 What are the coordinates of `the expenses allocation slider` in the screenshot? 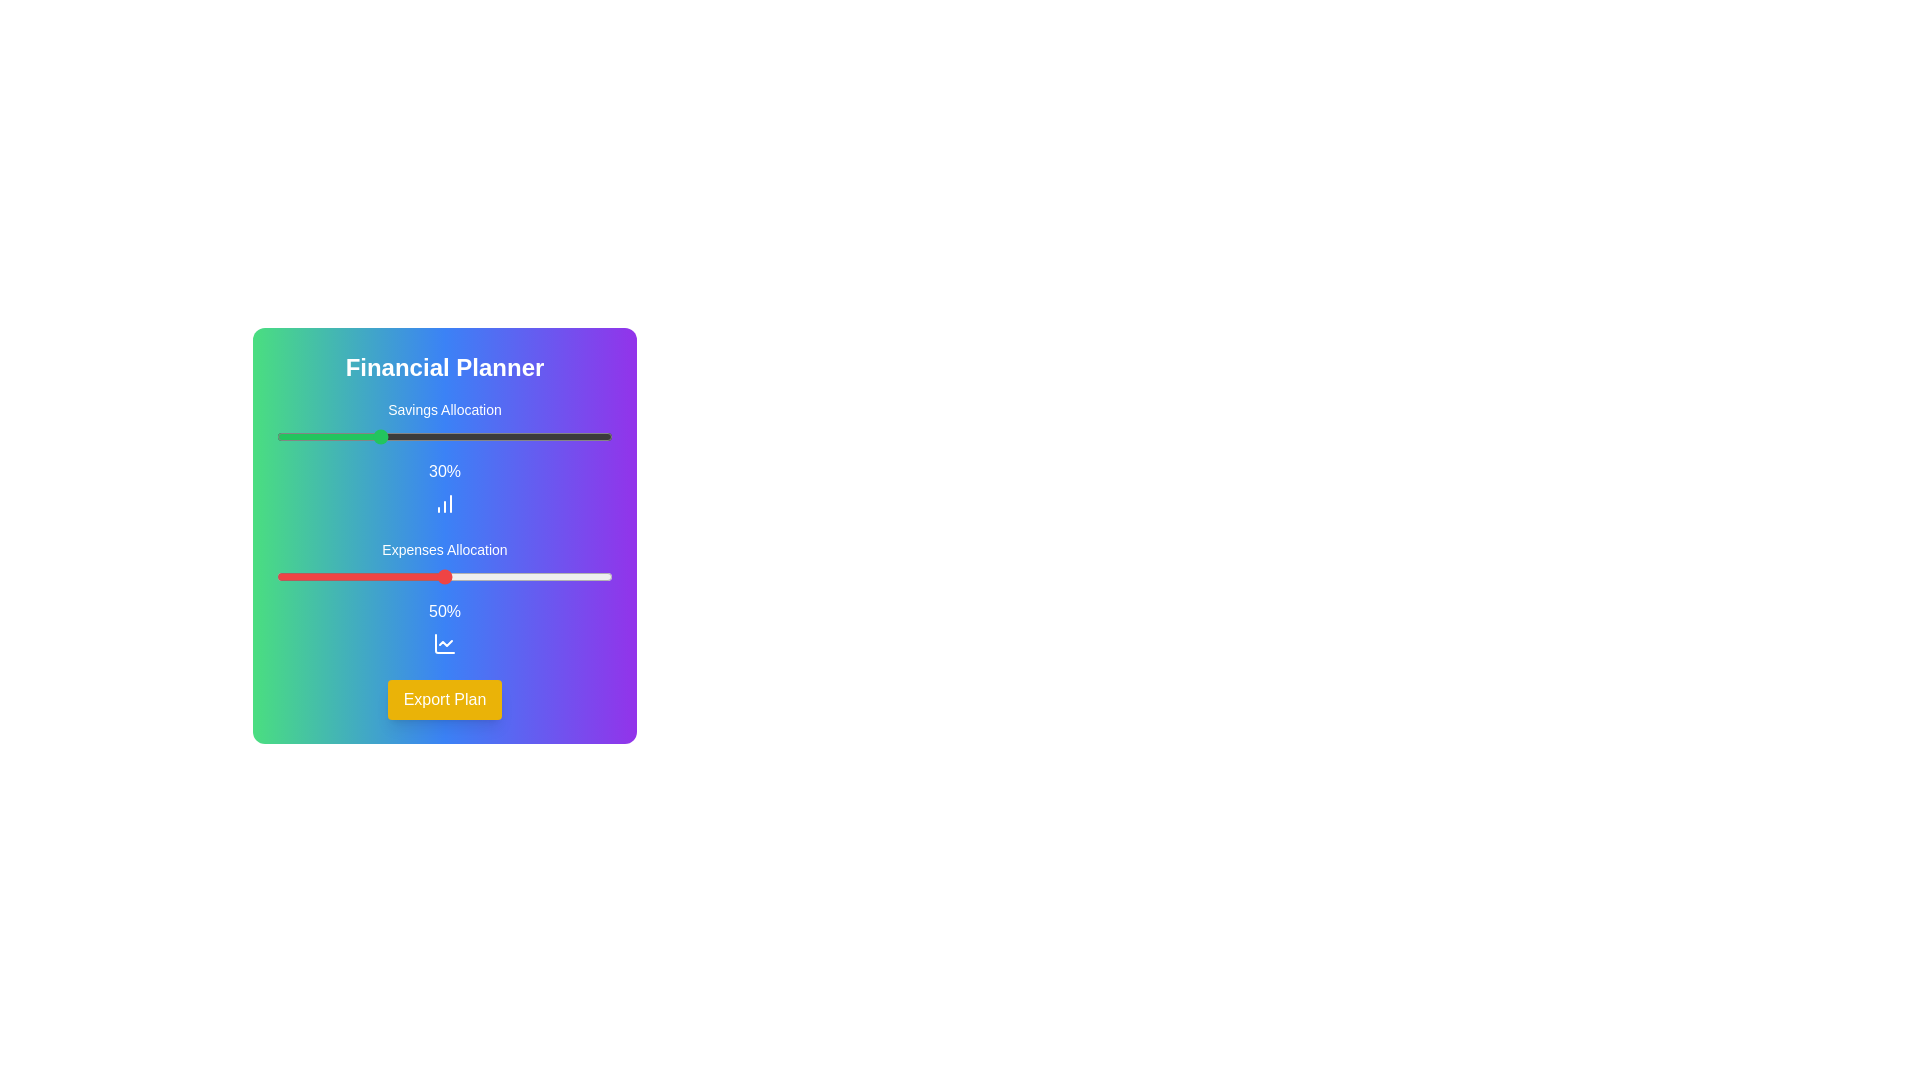 It's located at (344, 577).